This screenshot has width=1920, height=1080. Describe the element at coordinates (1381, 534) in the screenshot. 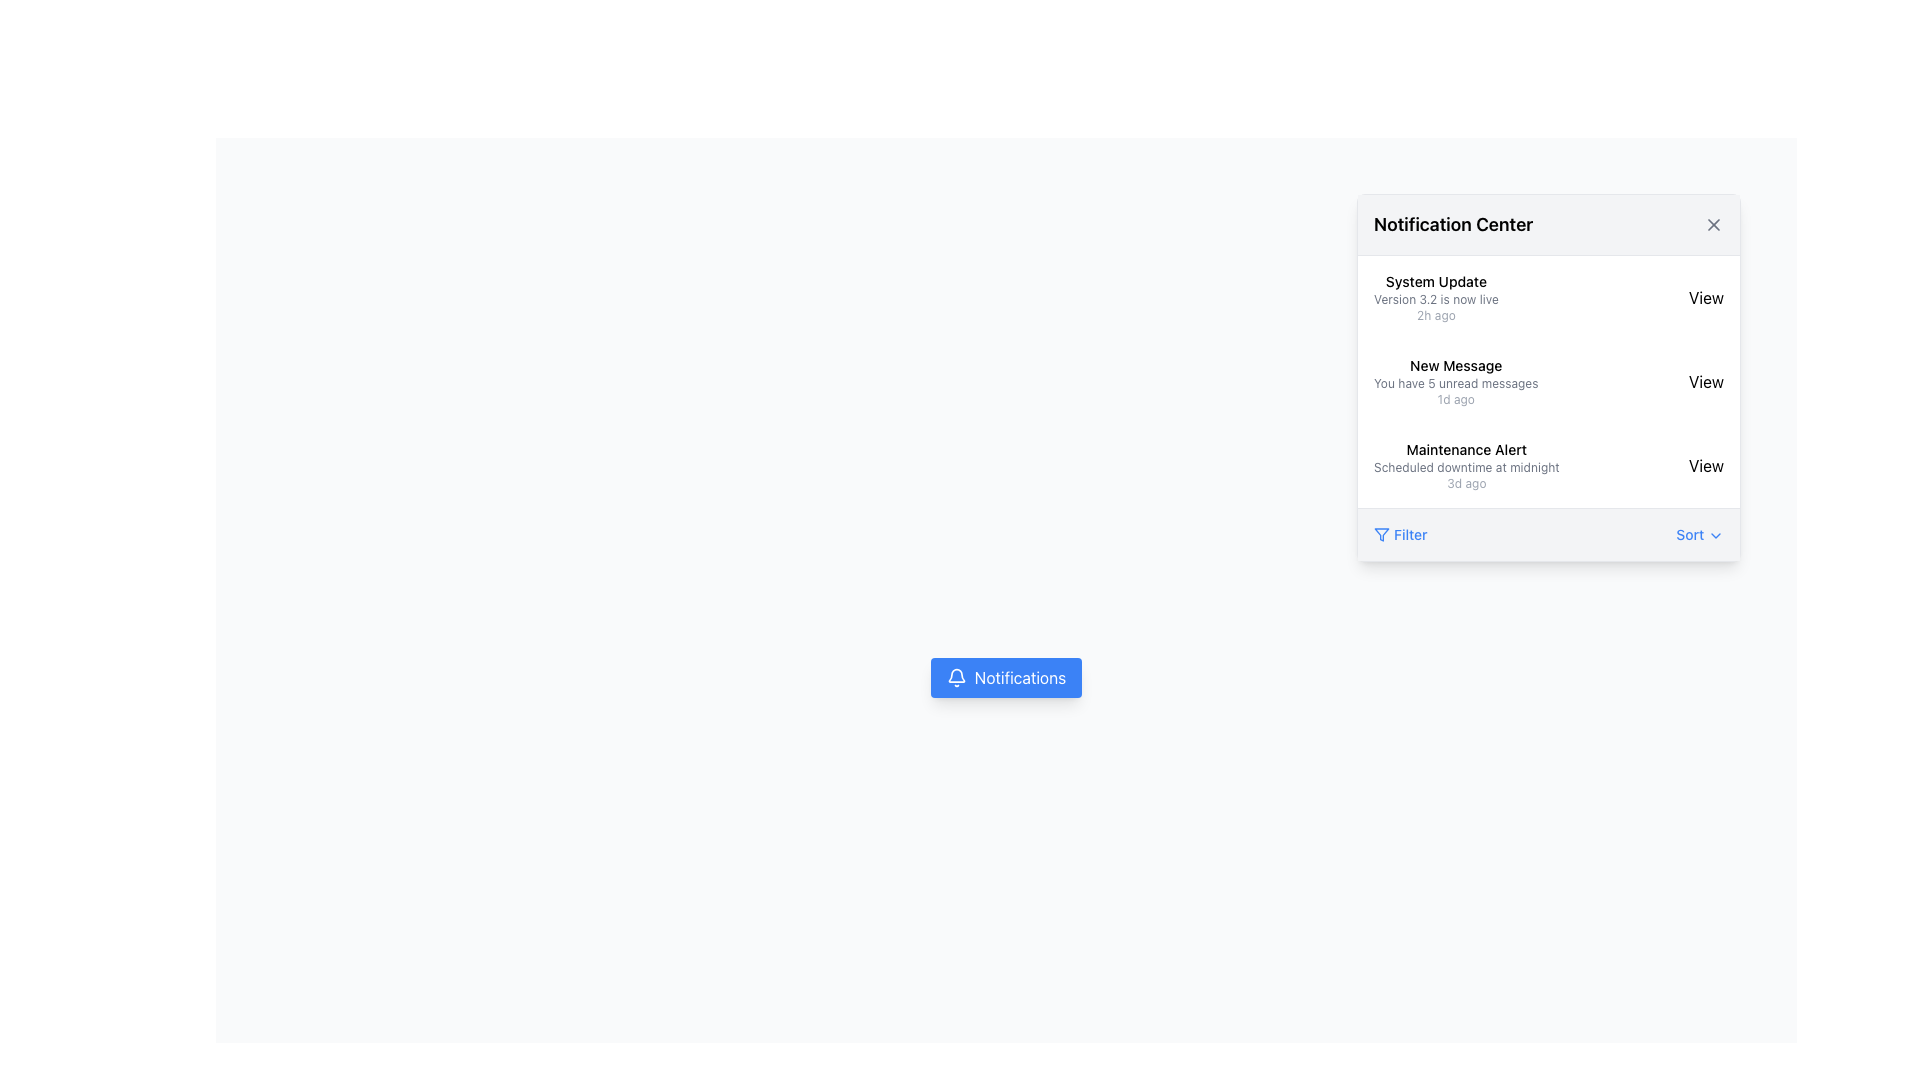

I see `the filter icon, which is a classic funnel symbol with a blue outline, located at the bottom left corner of the notification panel next to the 'Filter' text` at that location.